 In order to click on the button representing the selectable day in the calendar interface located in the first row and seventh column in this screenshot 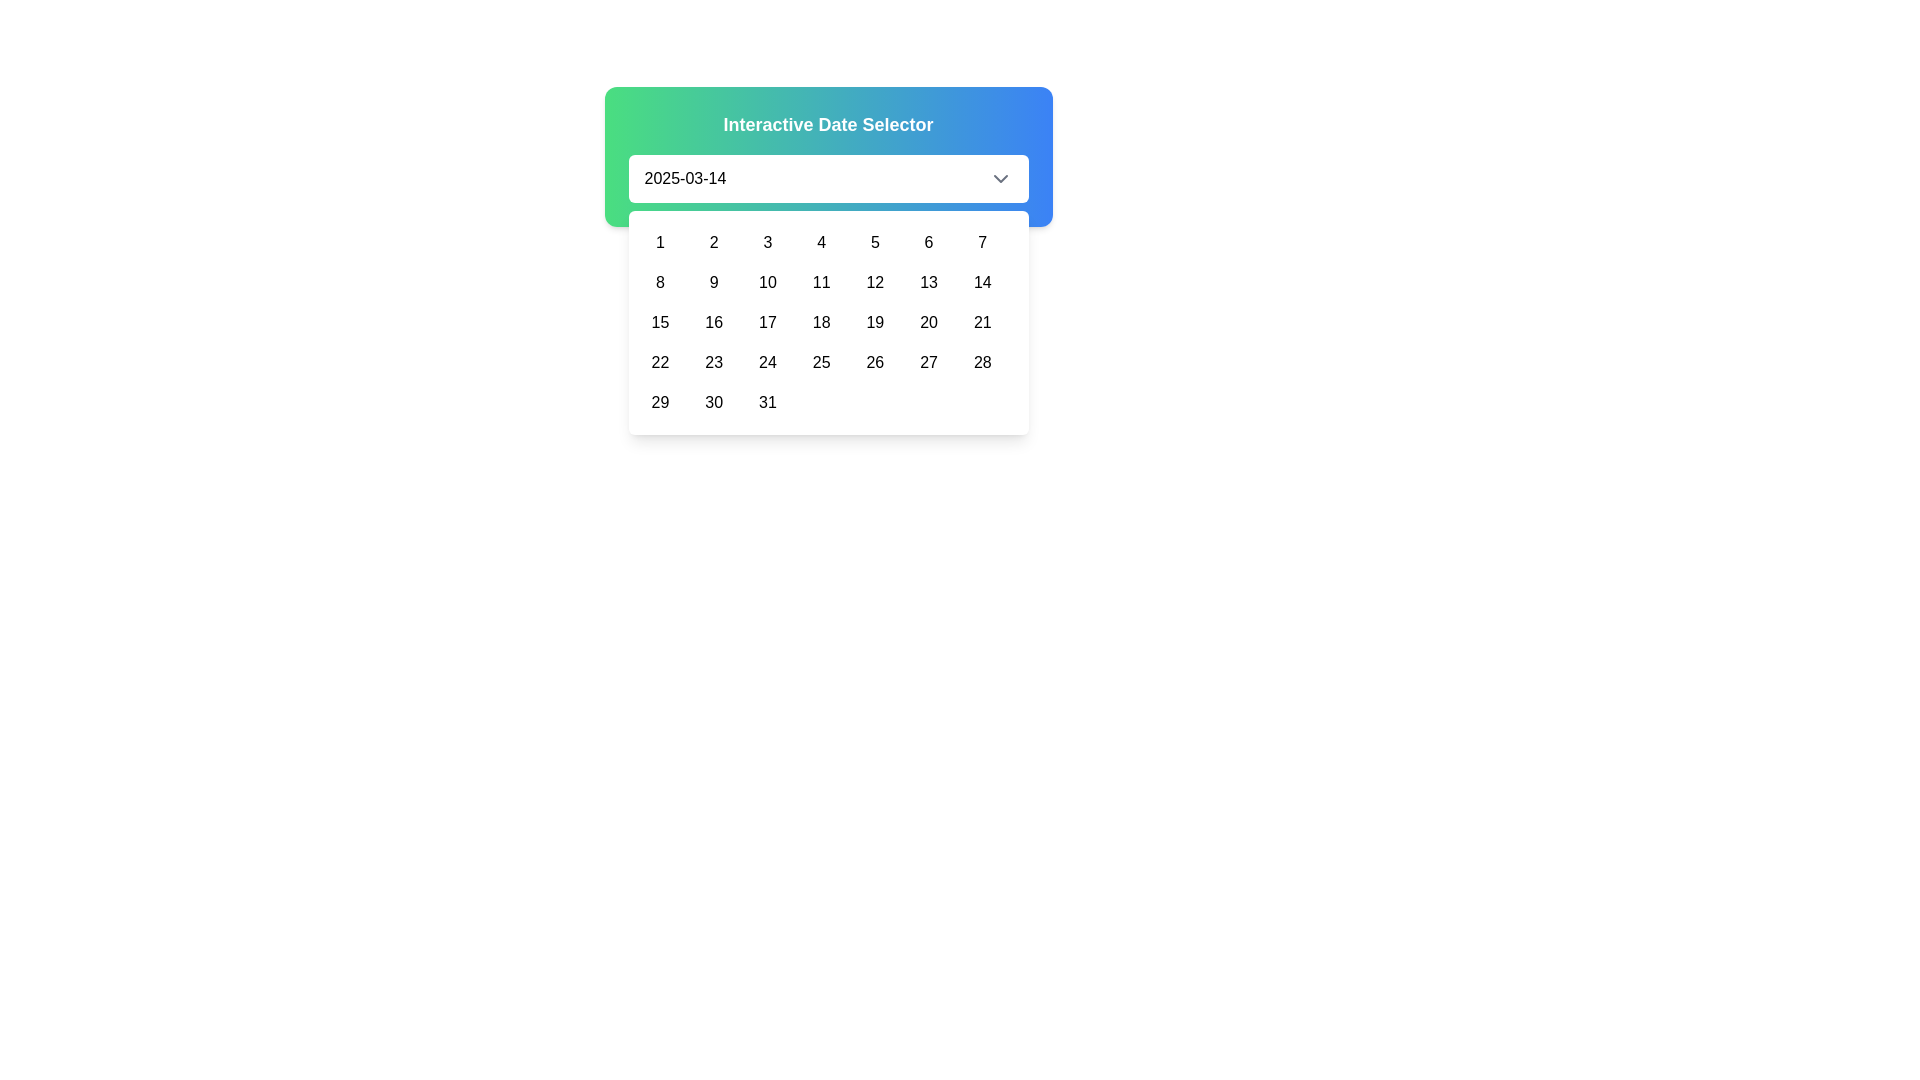, I will do `click(982, 242)`.